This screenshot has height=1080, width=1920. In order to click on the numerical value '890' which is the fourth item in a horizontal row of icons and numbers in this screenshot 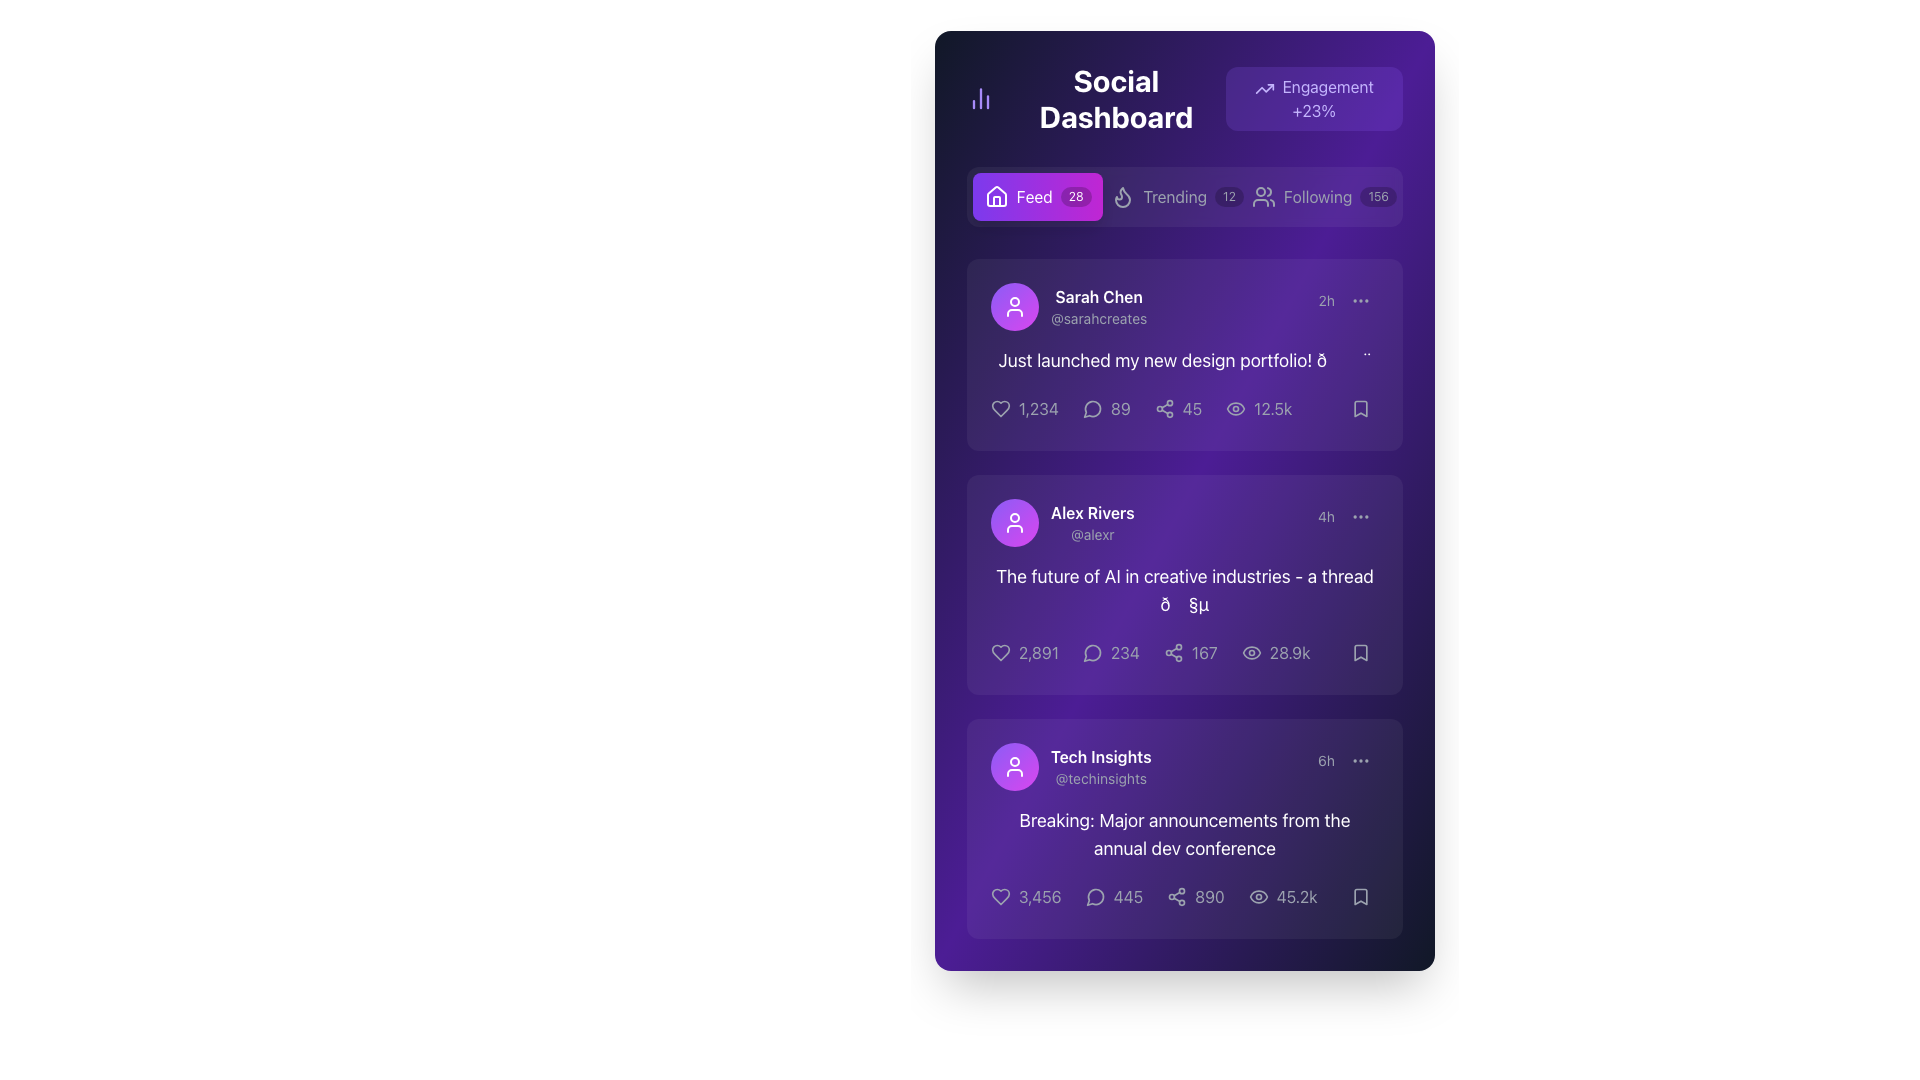, I will do `click(1185, 896)`.